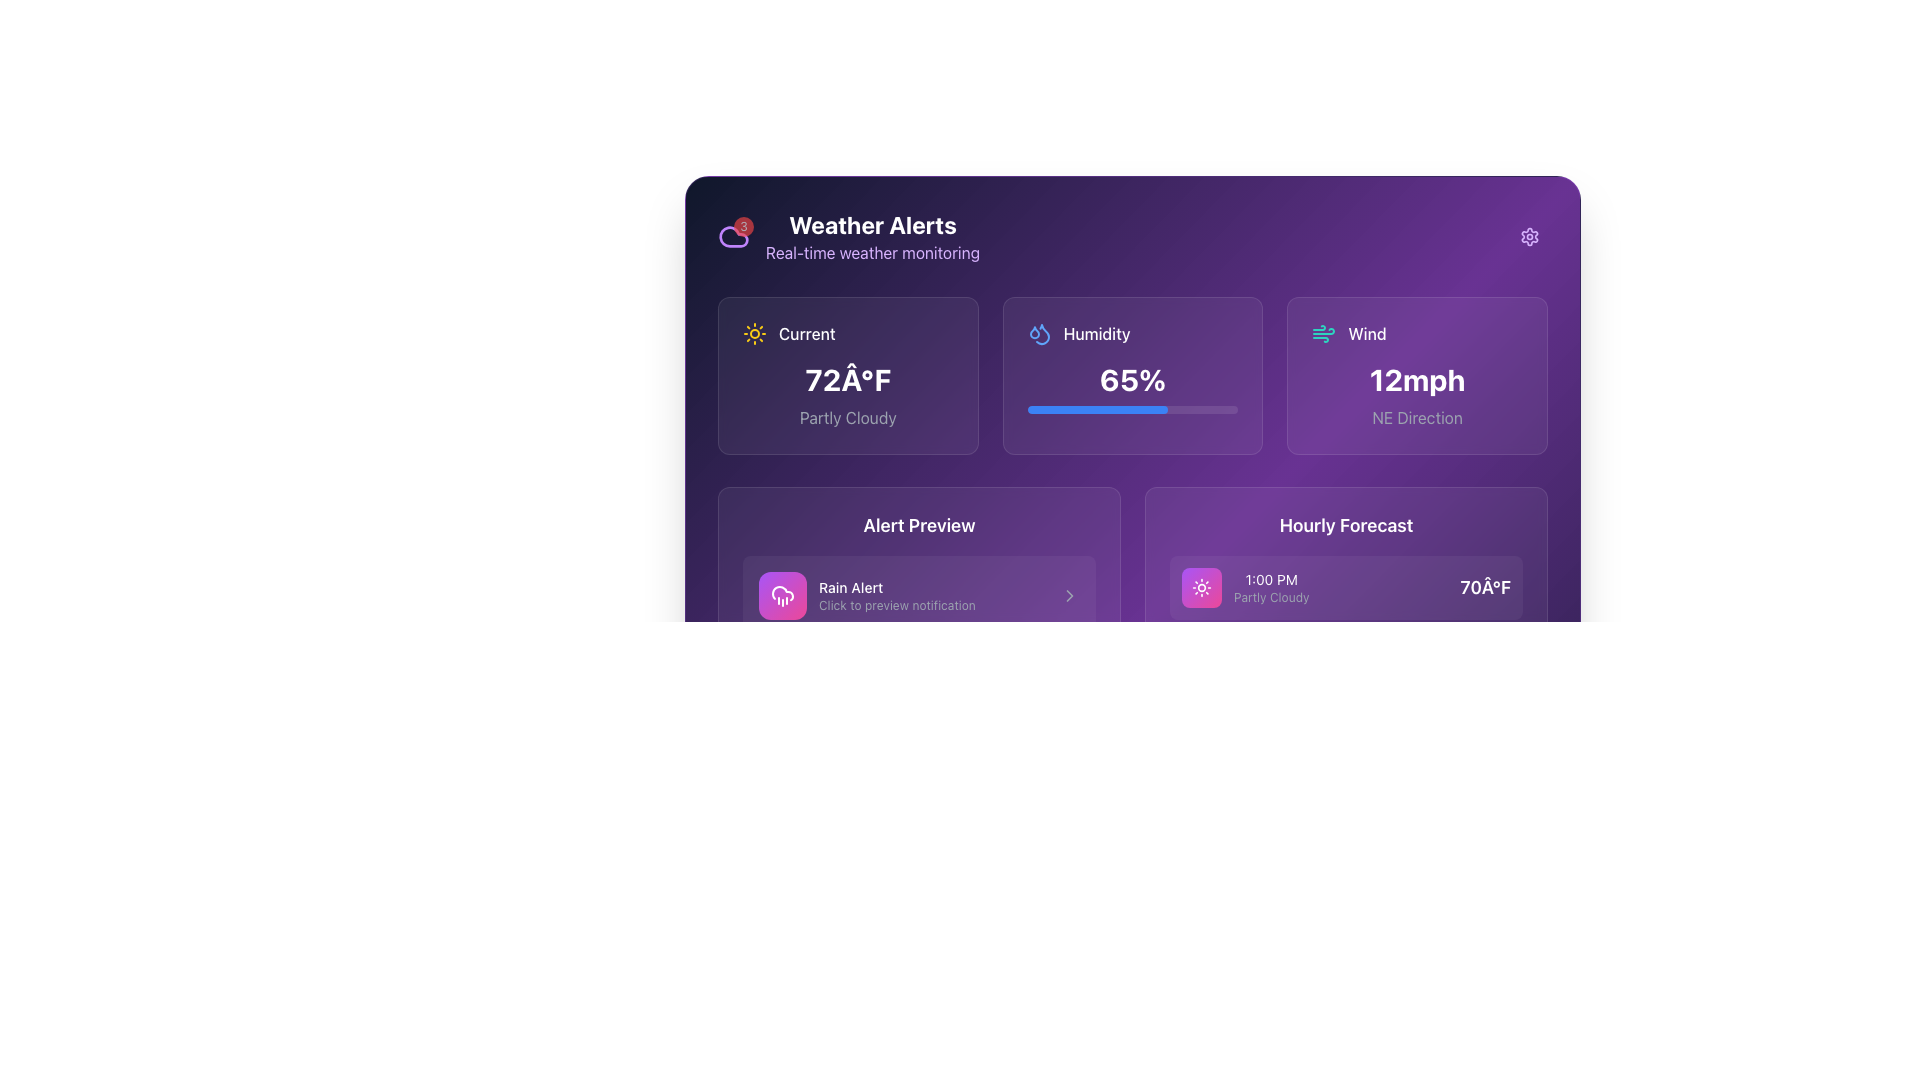  I want to click on the static text label indicating current weather conditions, which is positioned above the temperature information and next to a sun icon, so click(807, 333).